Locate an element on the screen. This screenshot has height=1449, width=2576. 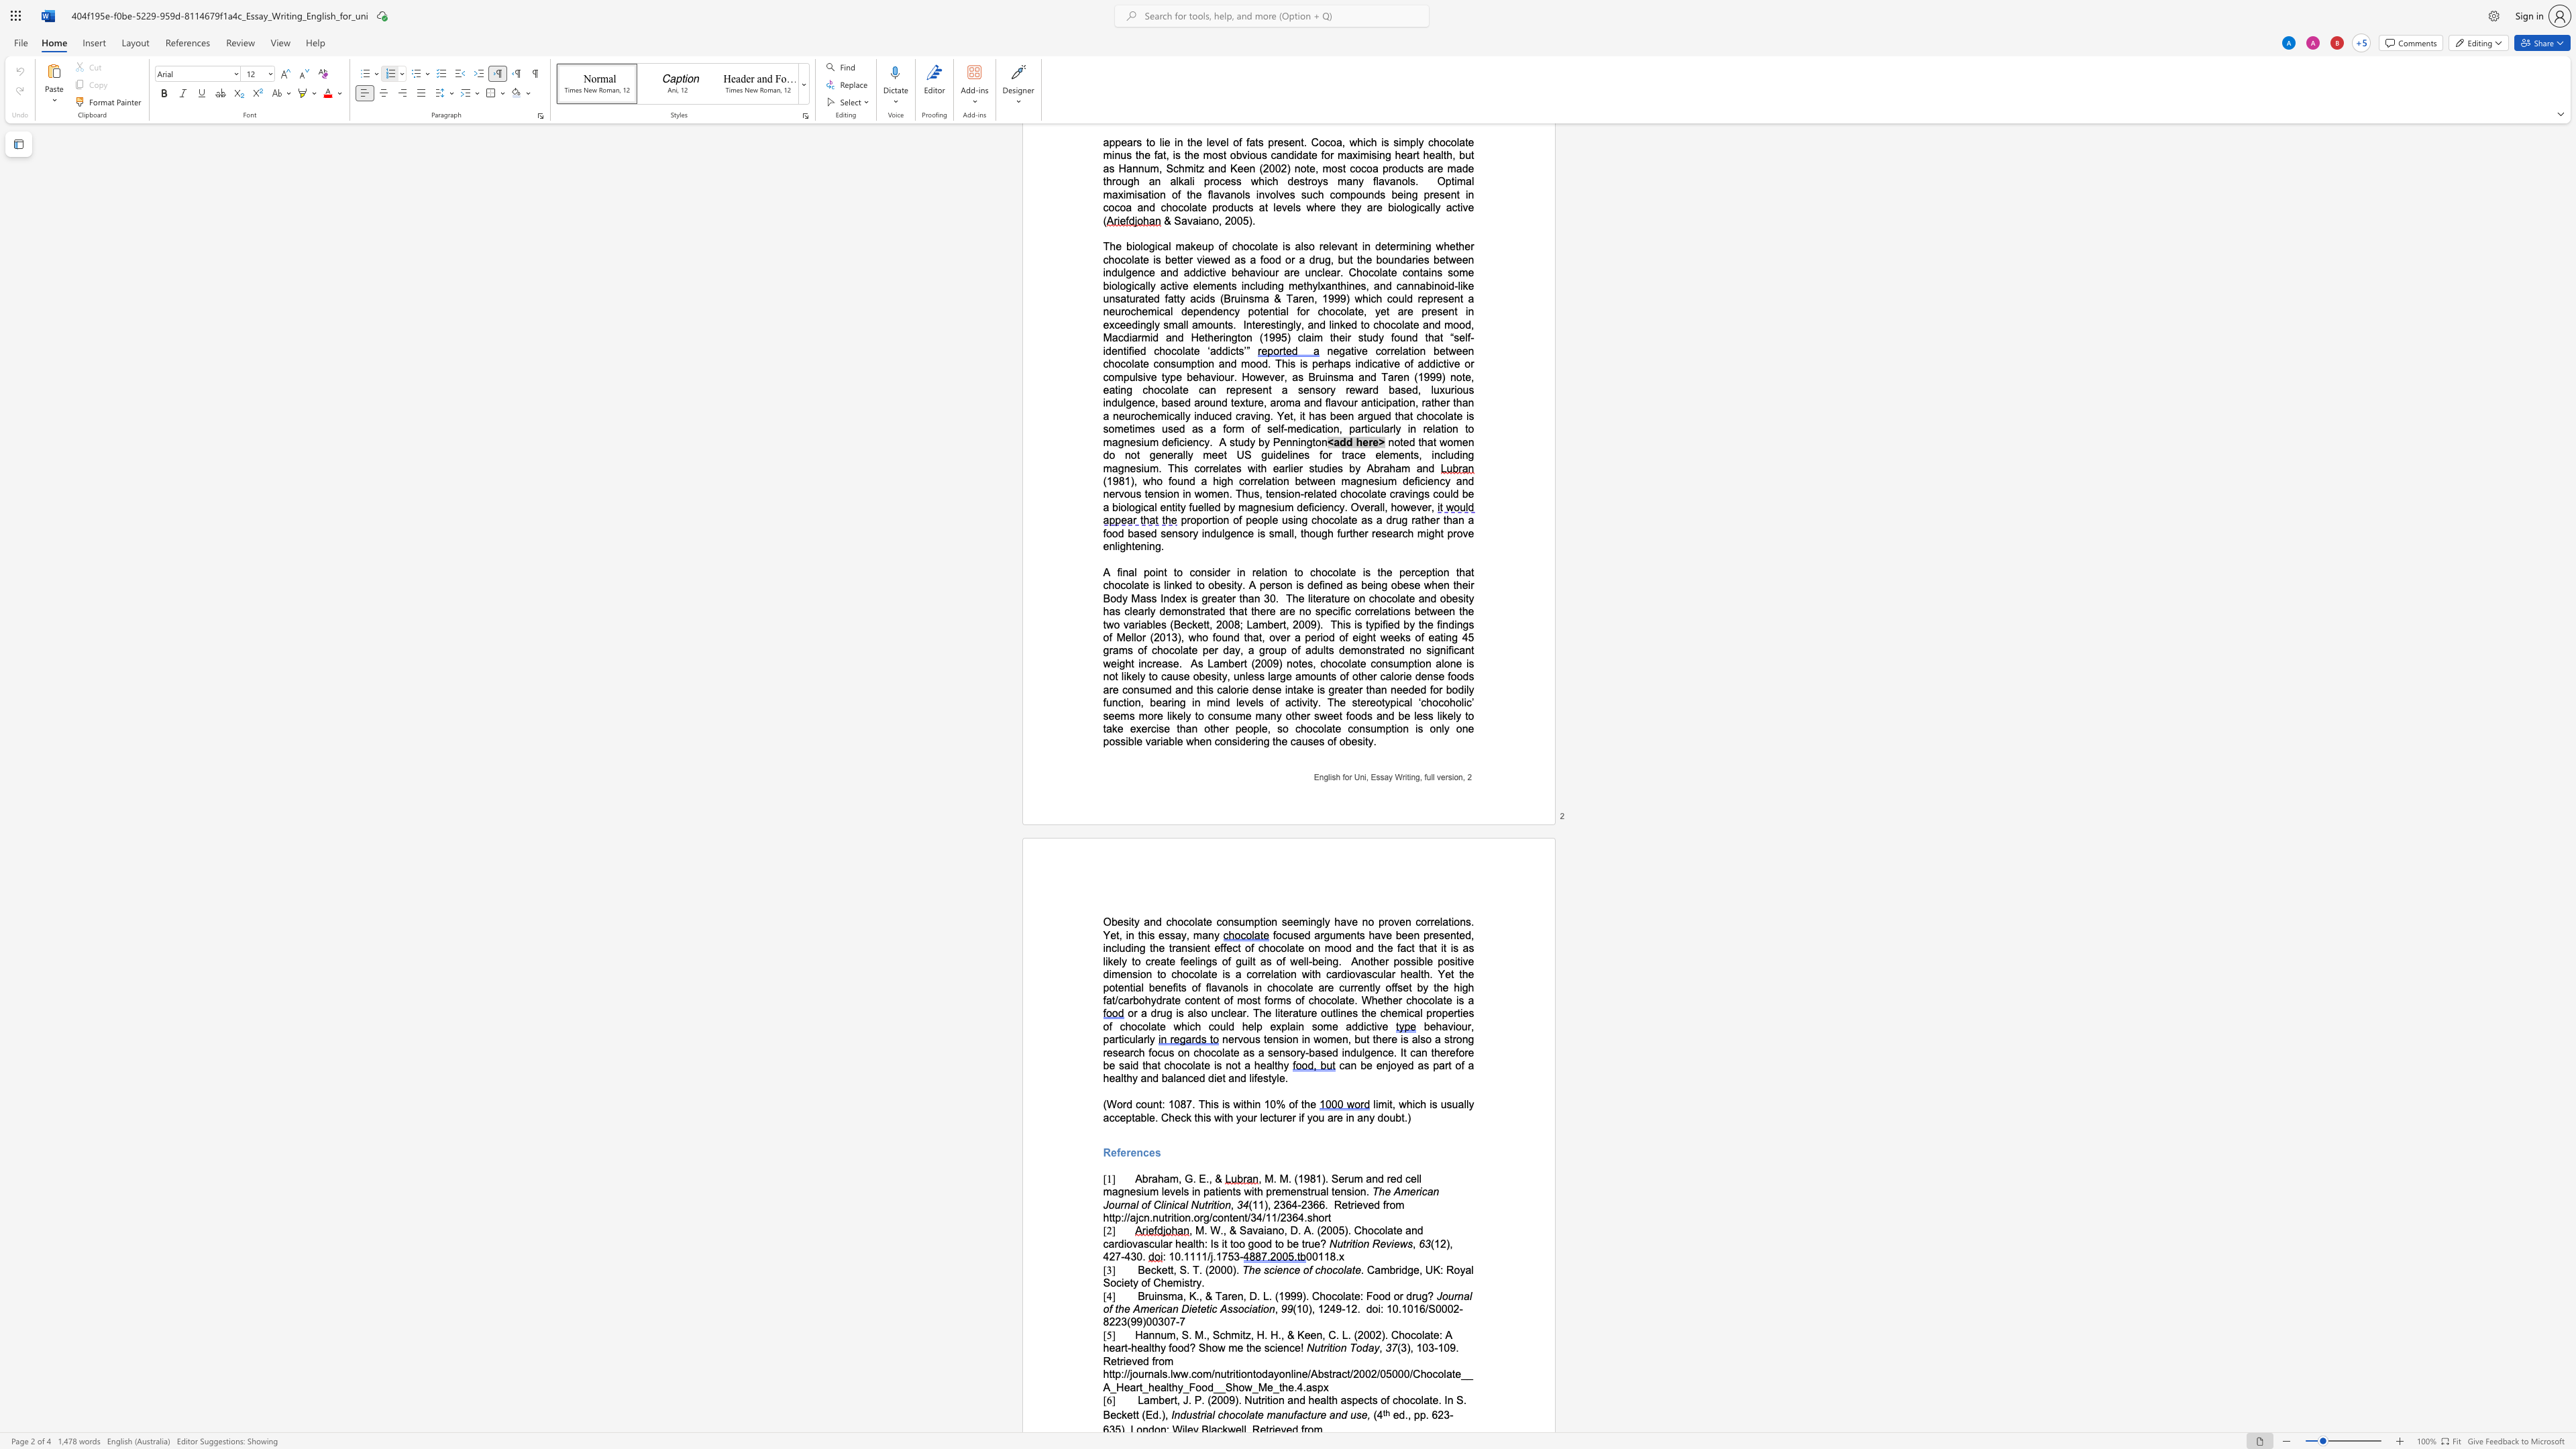
the space between the continuous character "l" and "a" in the text is located at coordinates (1345, 1269).